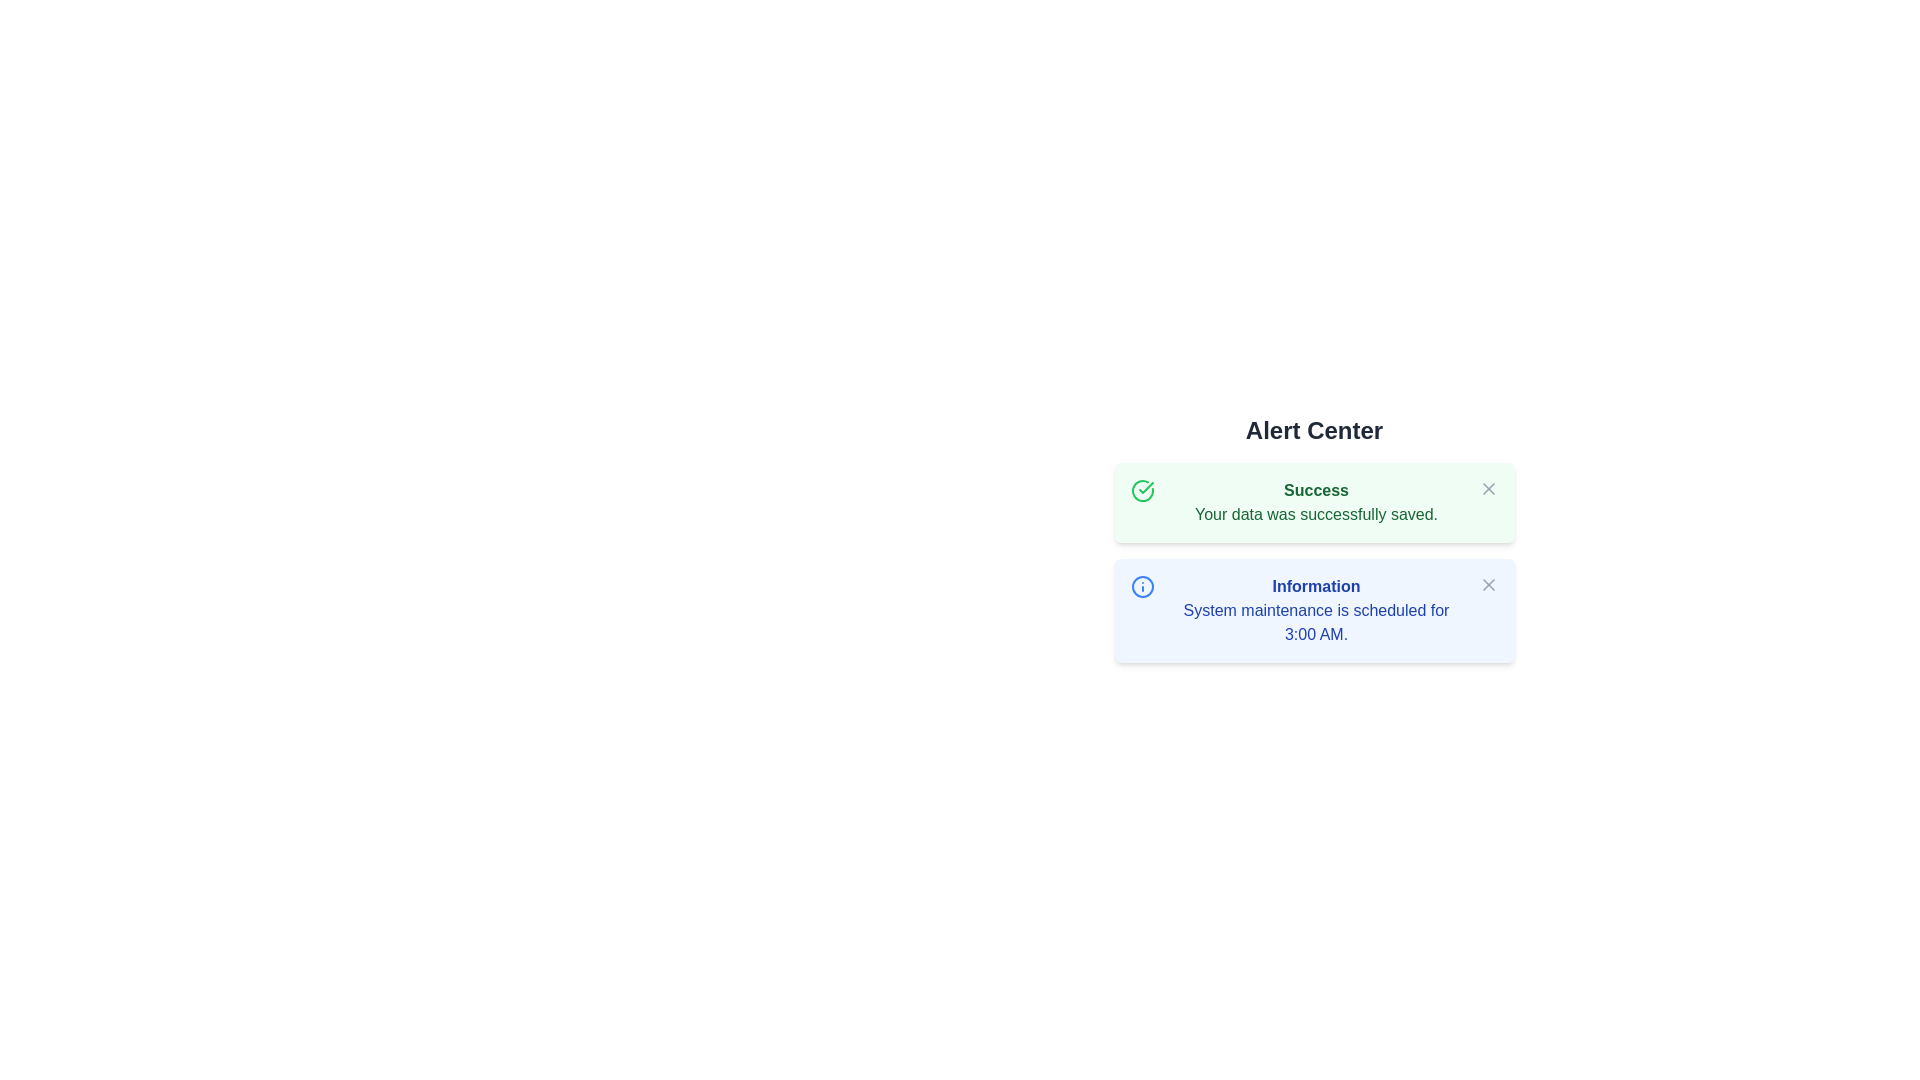 This screenshot has height=1080, width=1920. I want to click on the blue circular icon with a smaller blue dot in the center, located to the left of the 'Information' message in the light blue notification box, so click(1142, 585).